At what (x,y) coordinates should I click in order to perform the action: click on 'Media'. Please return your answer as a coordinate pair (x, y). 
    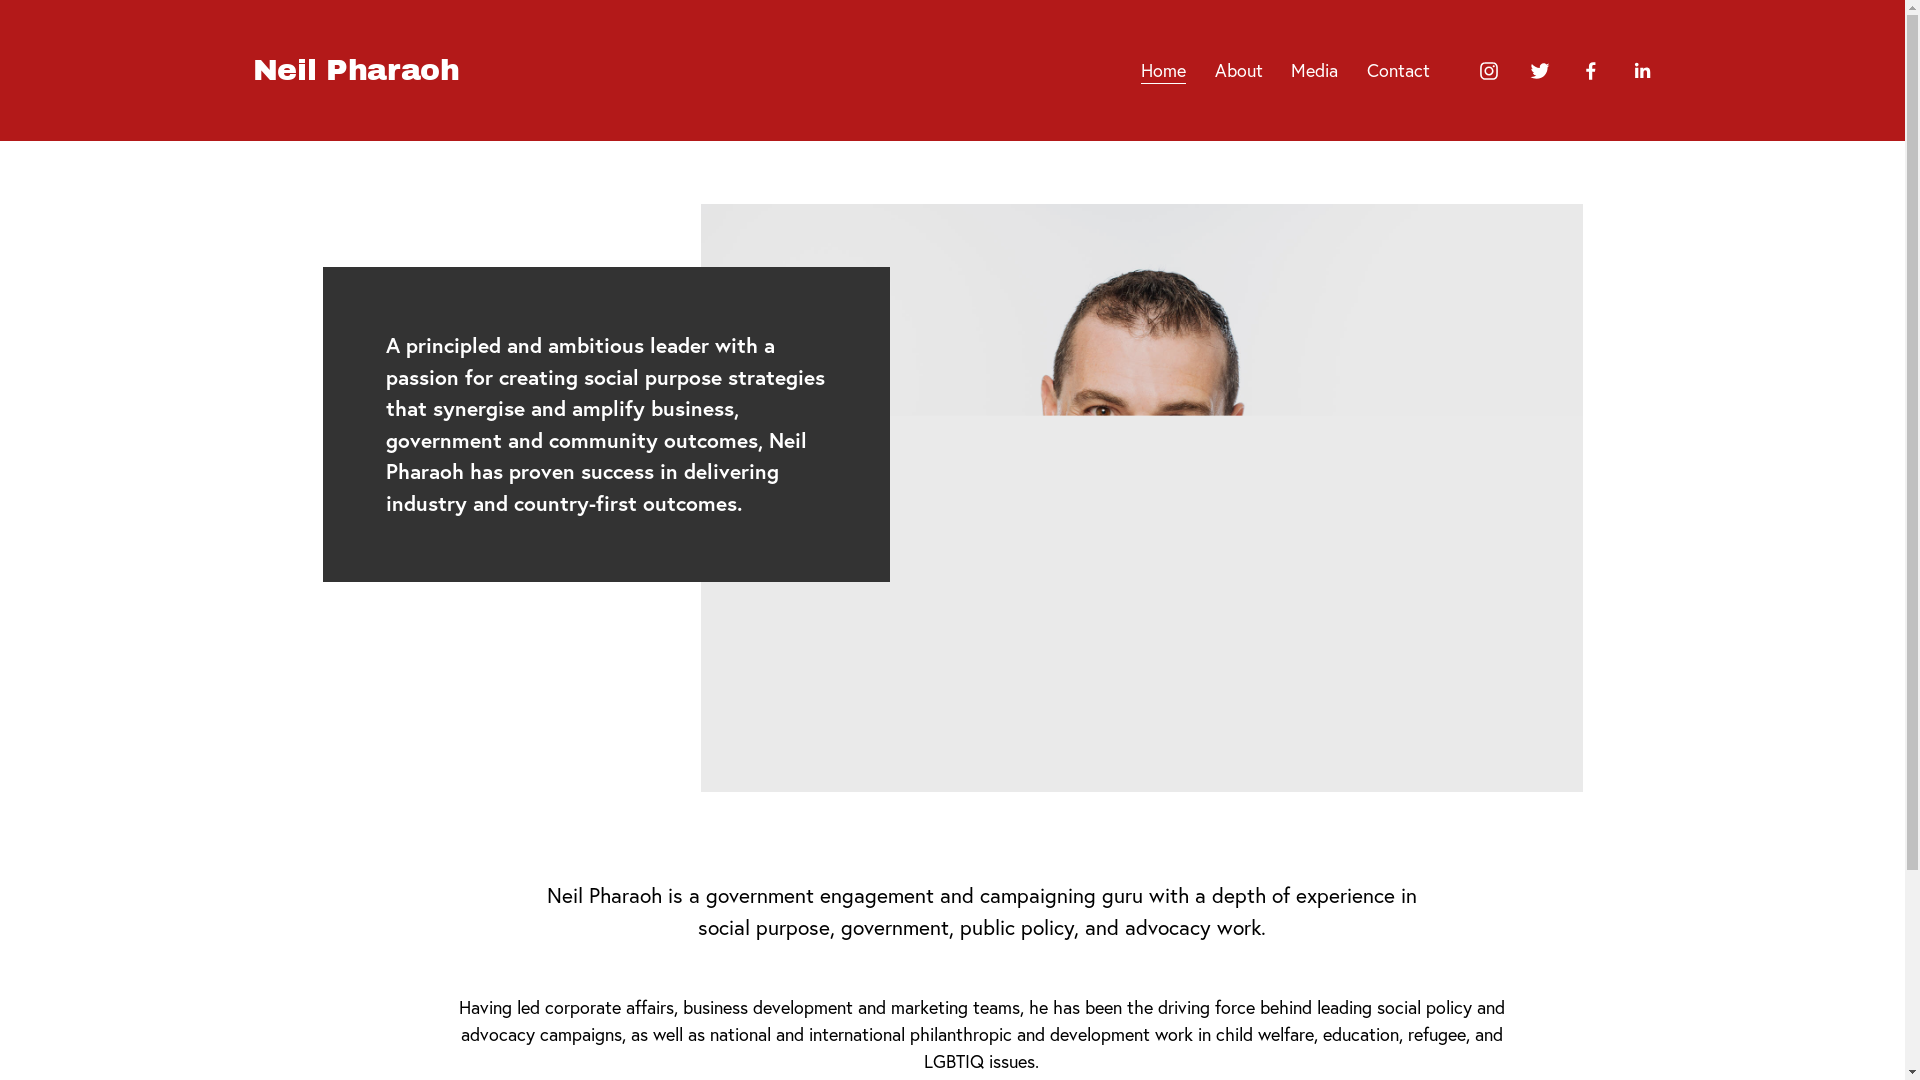
    Looking at the image, I should click on (1314, 69).